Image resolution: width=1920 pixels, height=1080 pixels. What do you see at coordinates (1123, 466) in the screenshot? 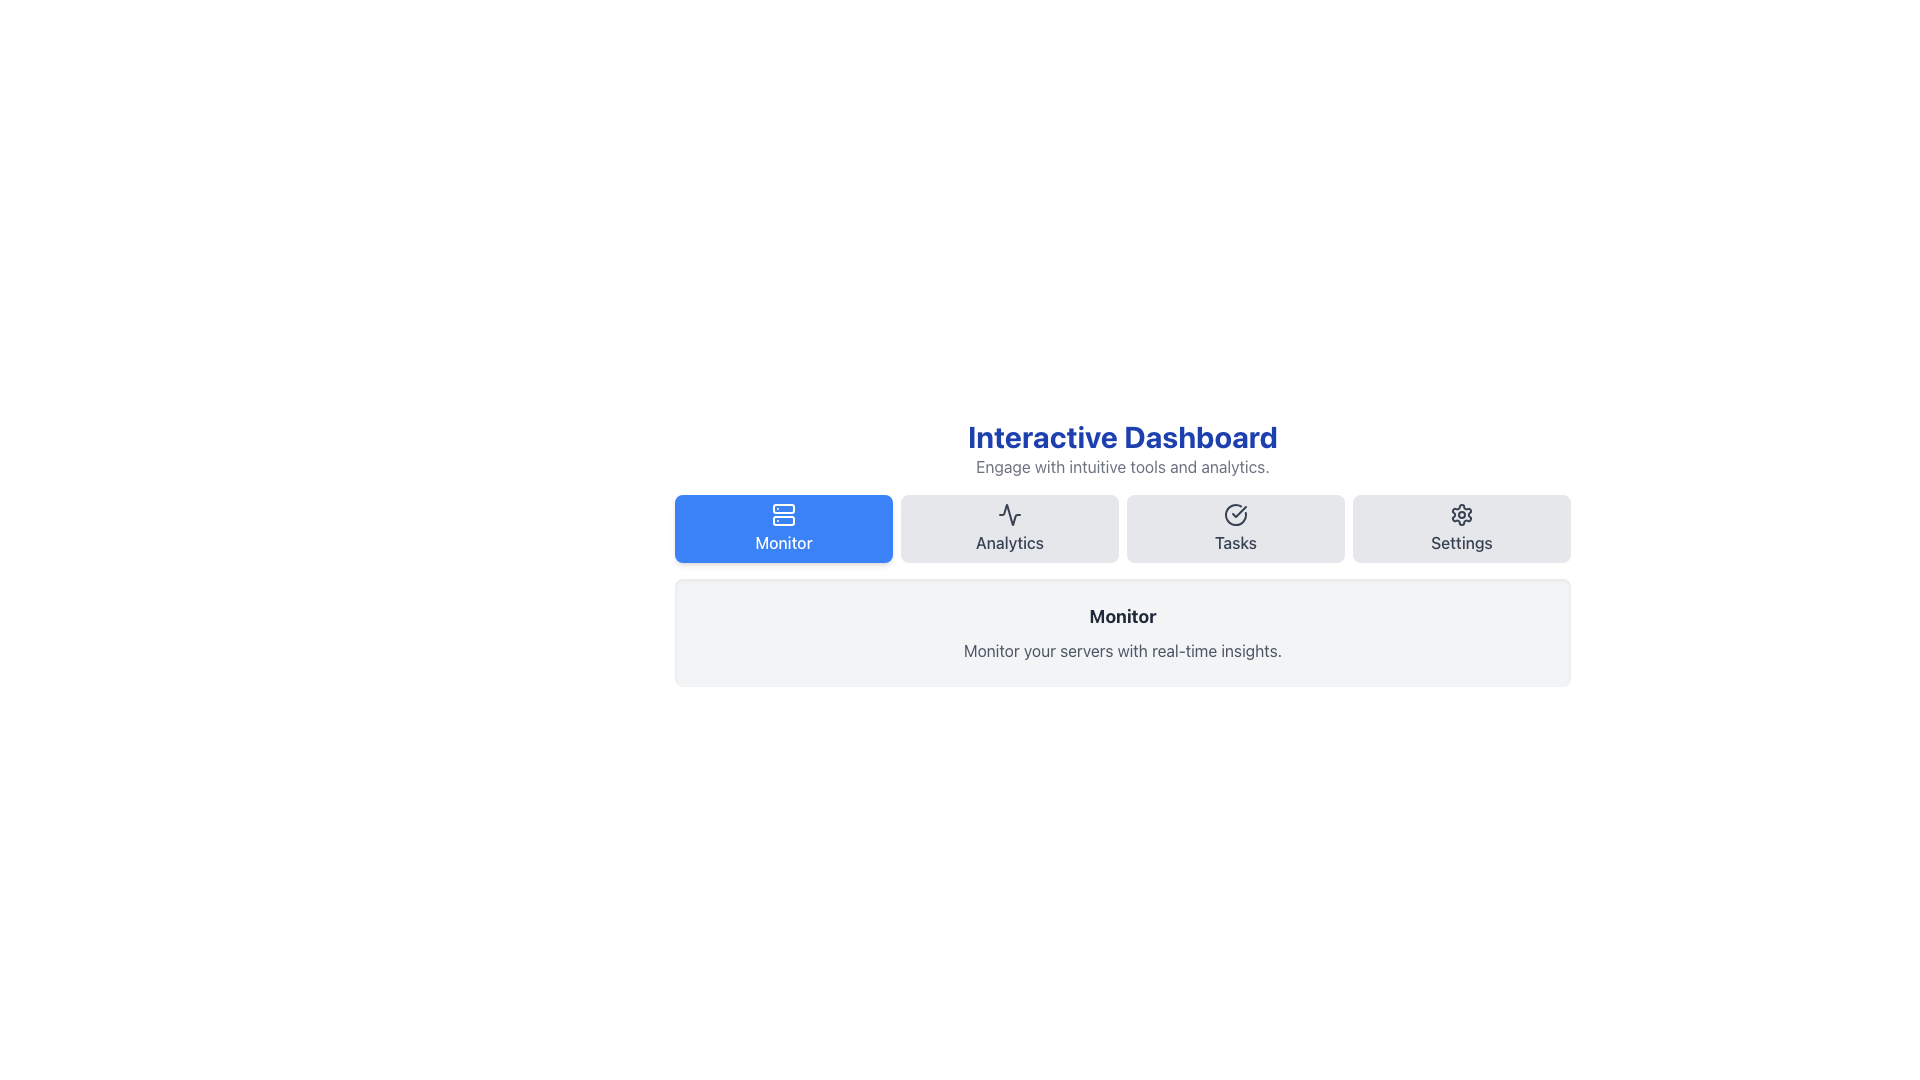
I see `the static text element that says 'Engage with intuitive tools and analytics.' which is located directly below the 'Interactive Dashboard' heading` at bounding box center [1123, 466].